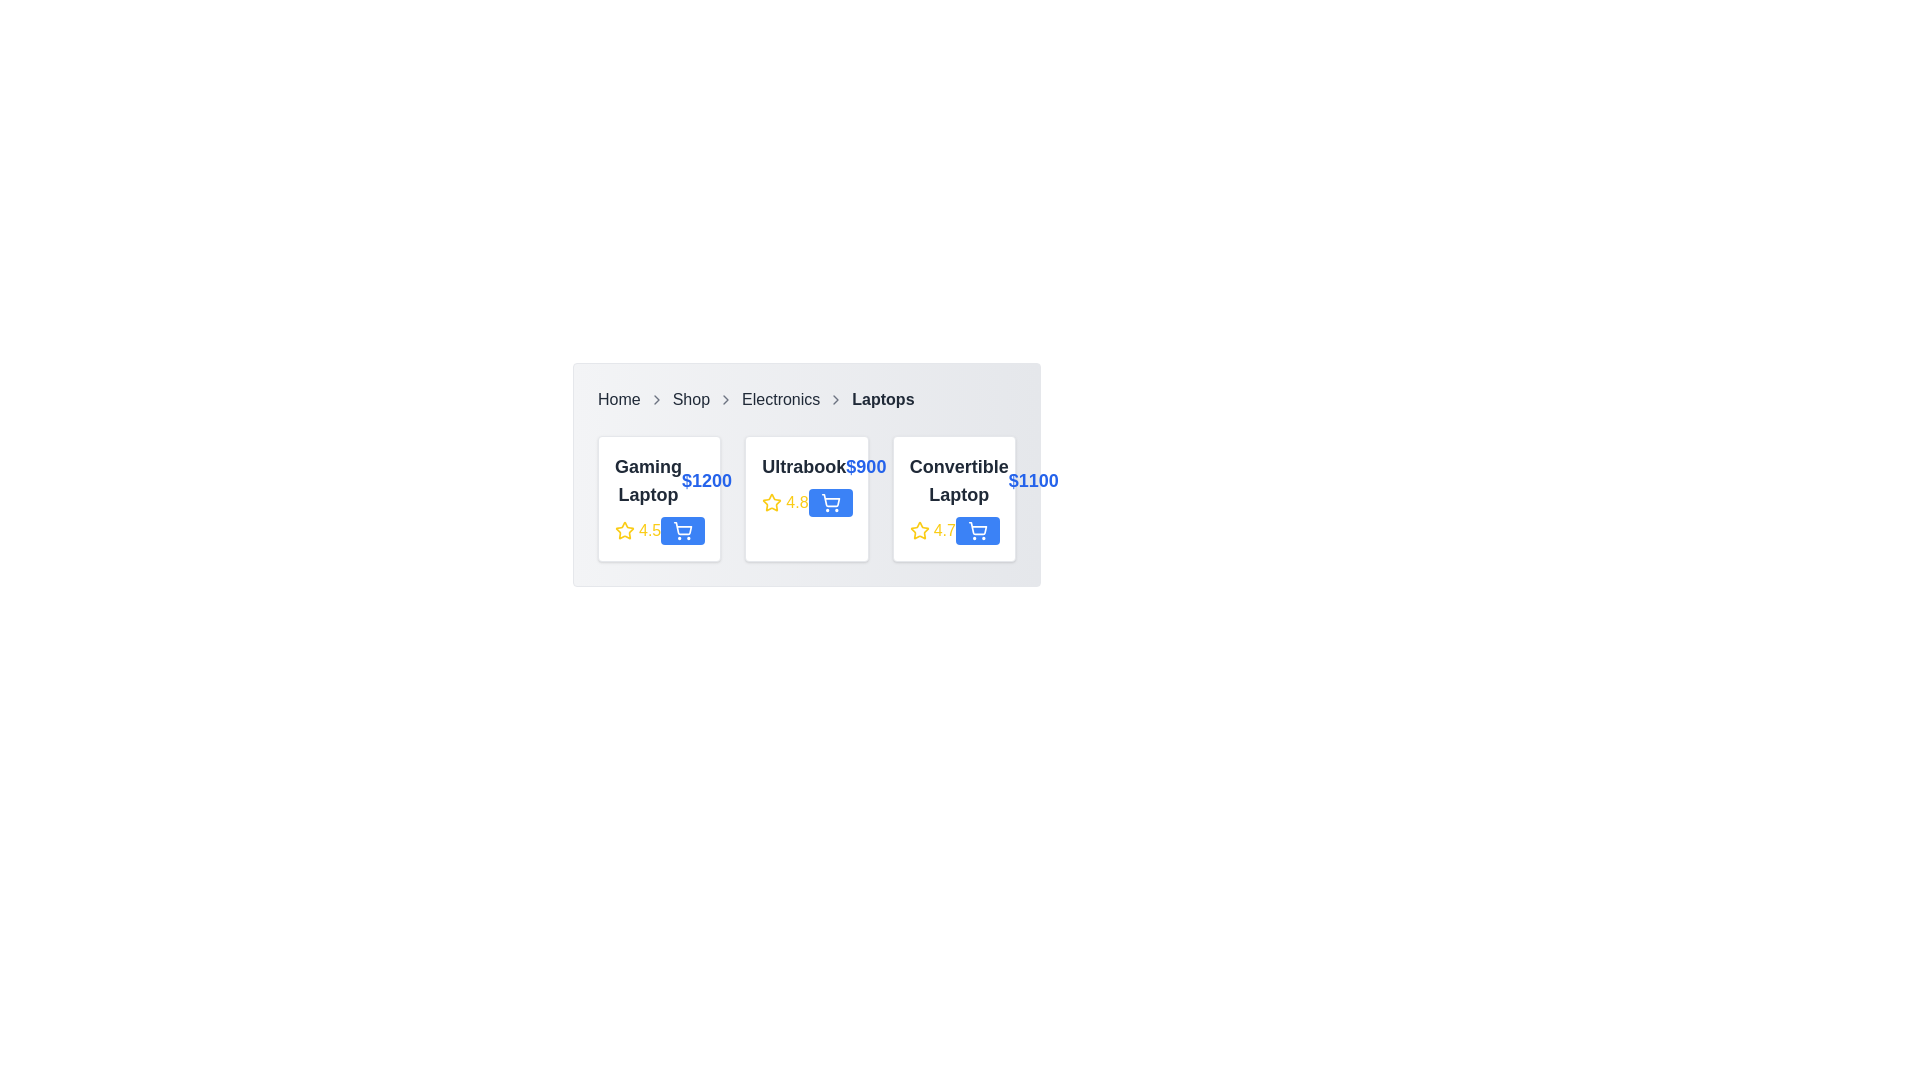  What do you see at coordinates (707, 481) in the screenshot?
I see `the text label displaying '$1200' in bold, blue font, which is located to the right of the title 'Gaming Laptop' within the card details` at bounding box center [707, 481].